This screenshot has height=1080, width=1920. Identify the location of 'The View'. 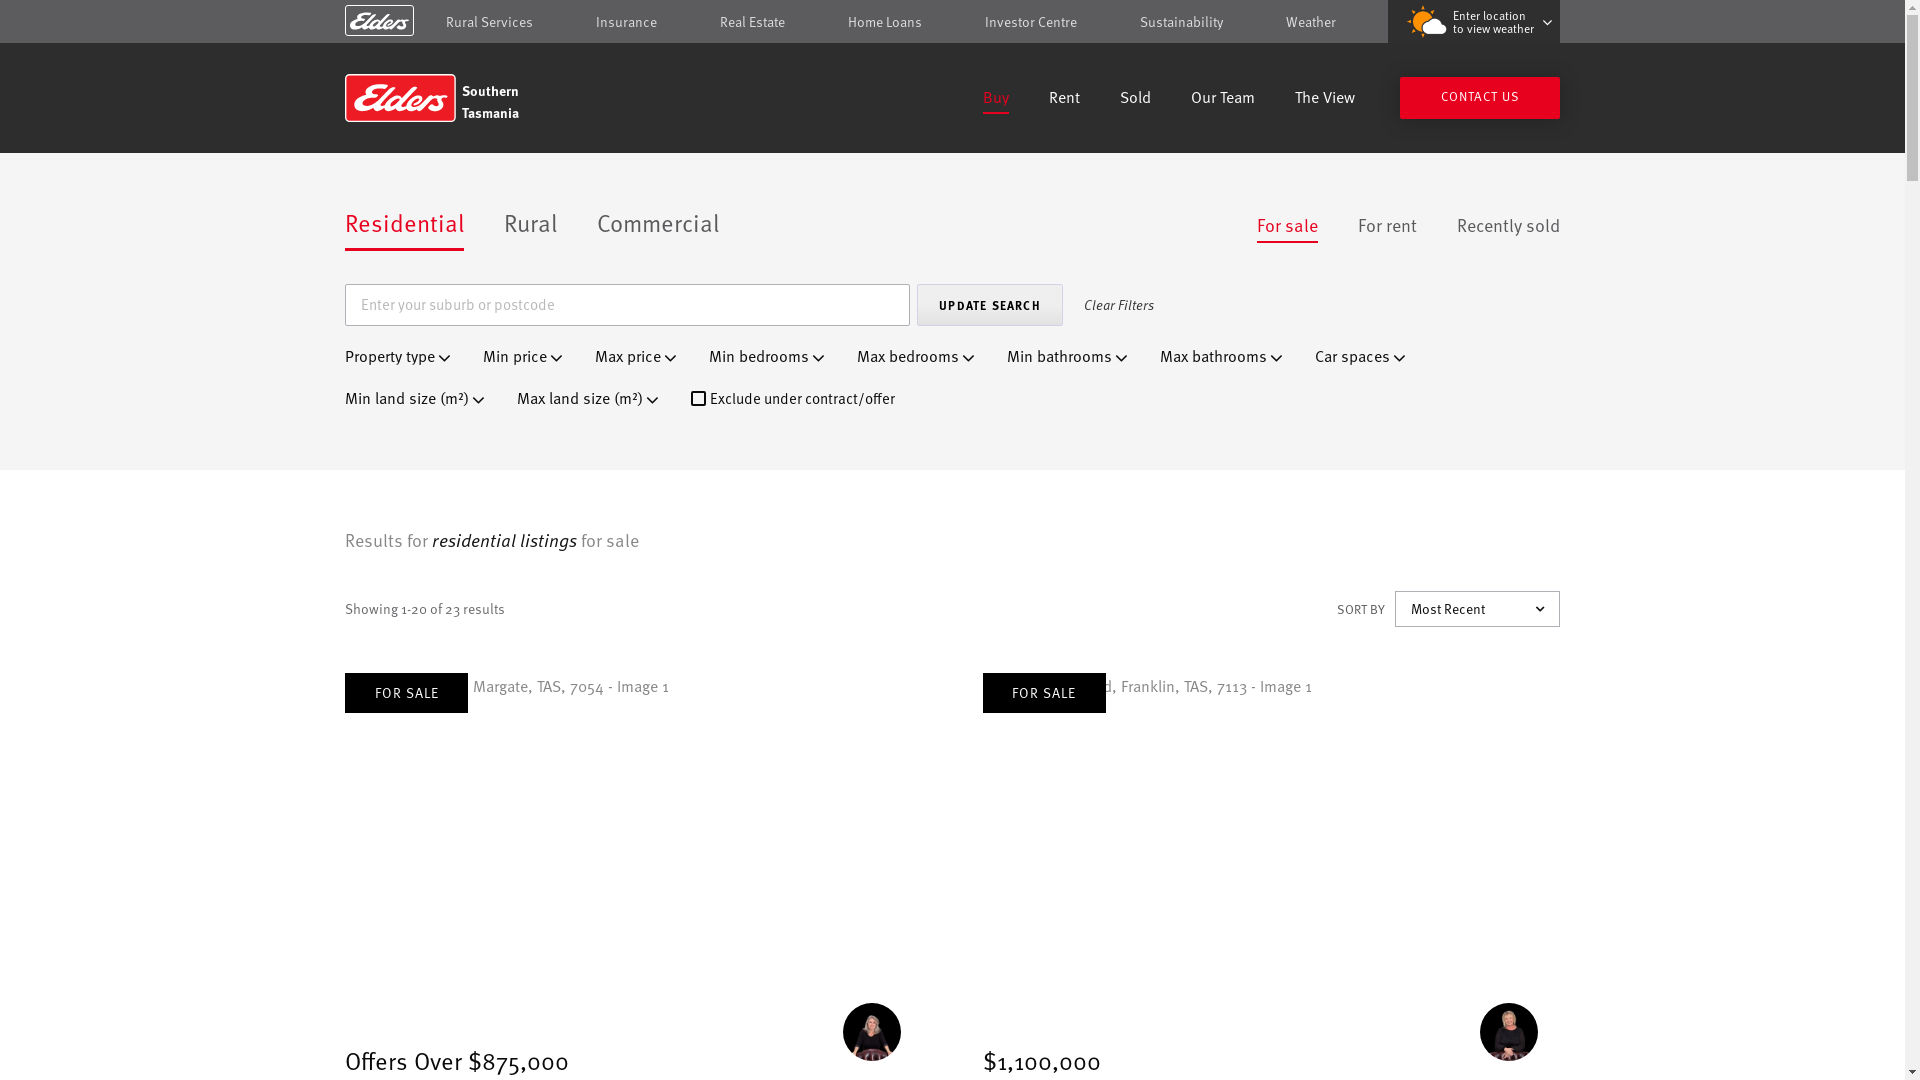
(1324, 99).